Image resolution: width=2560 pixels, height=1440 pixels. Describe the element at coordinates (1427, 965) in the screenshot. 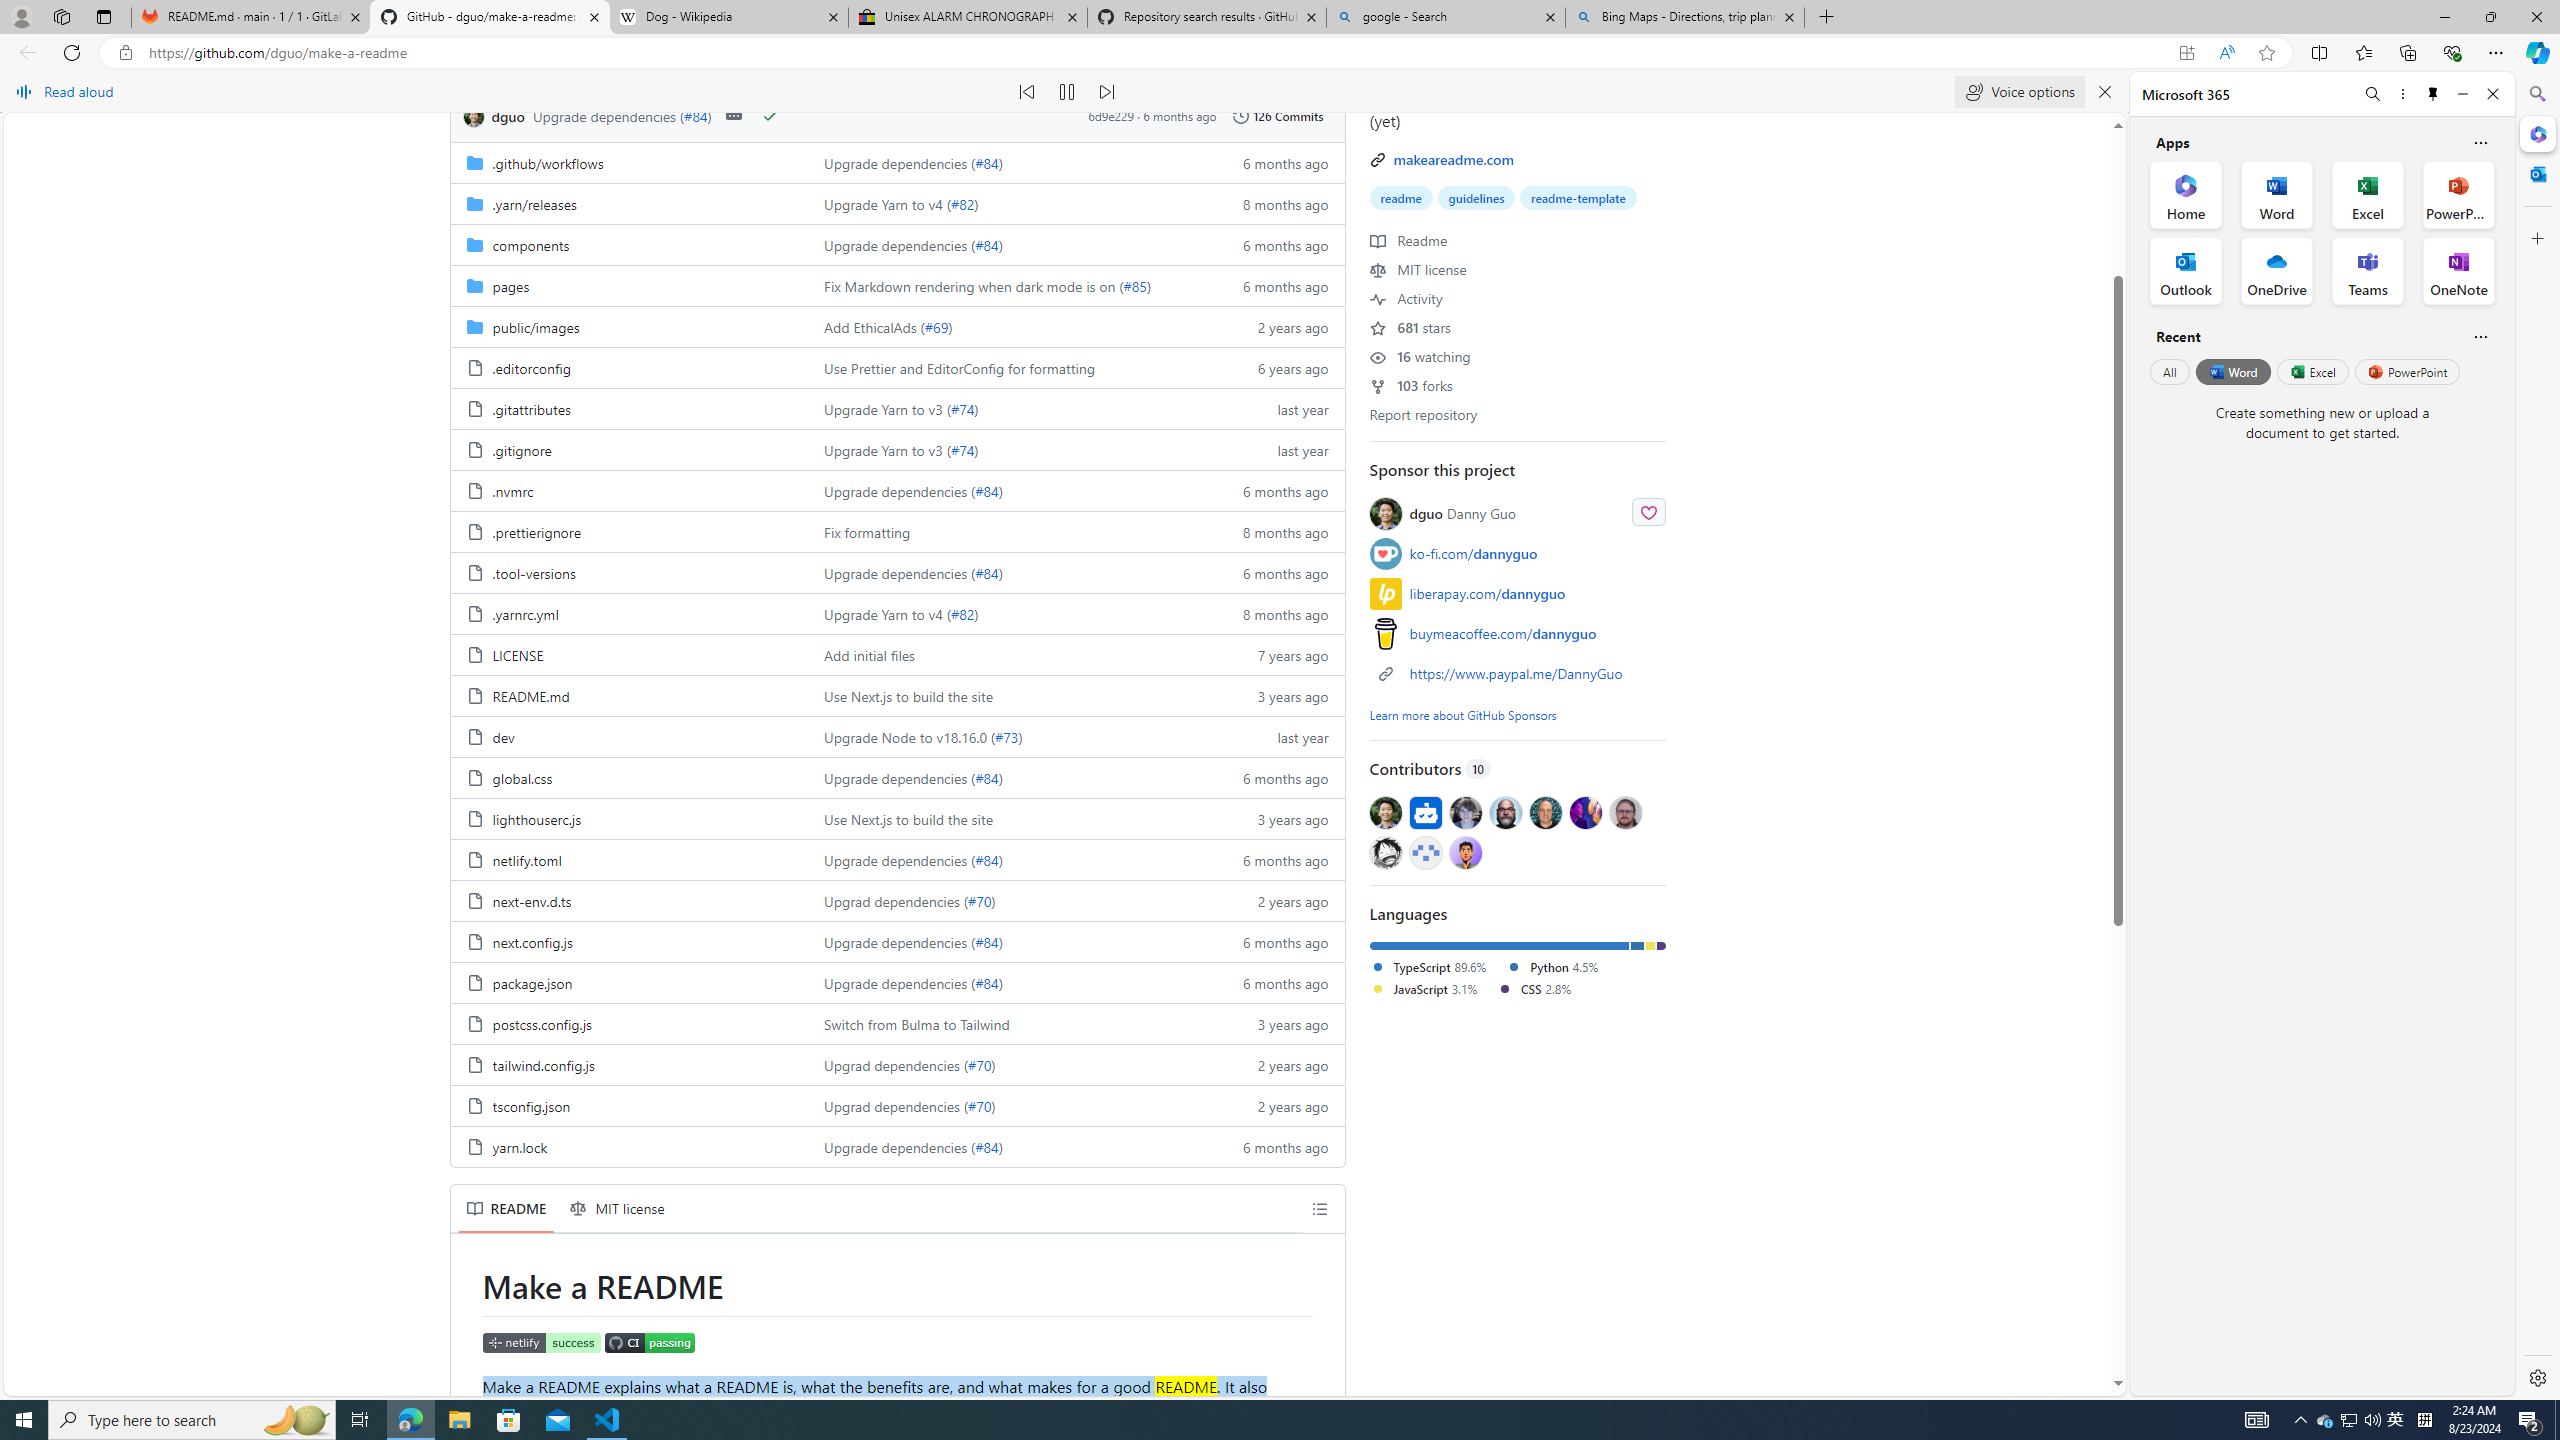

I see `'TypeScript 89.6%'` at that location.